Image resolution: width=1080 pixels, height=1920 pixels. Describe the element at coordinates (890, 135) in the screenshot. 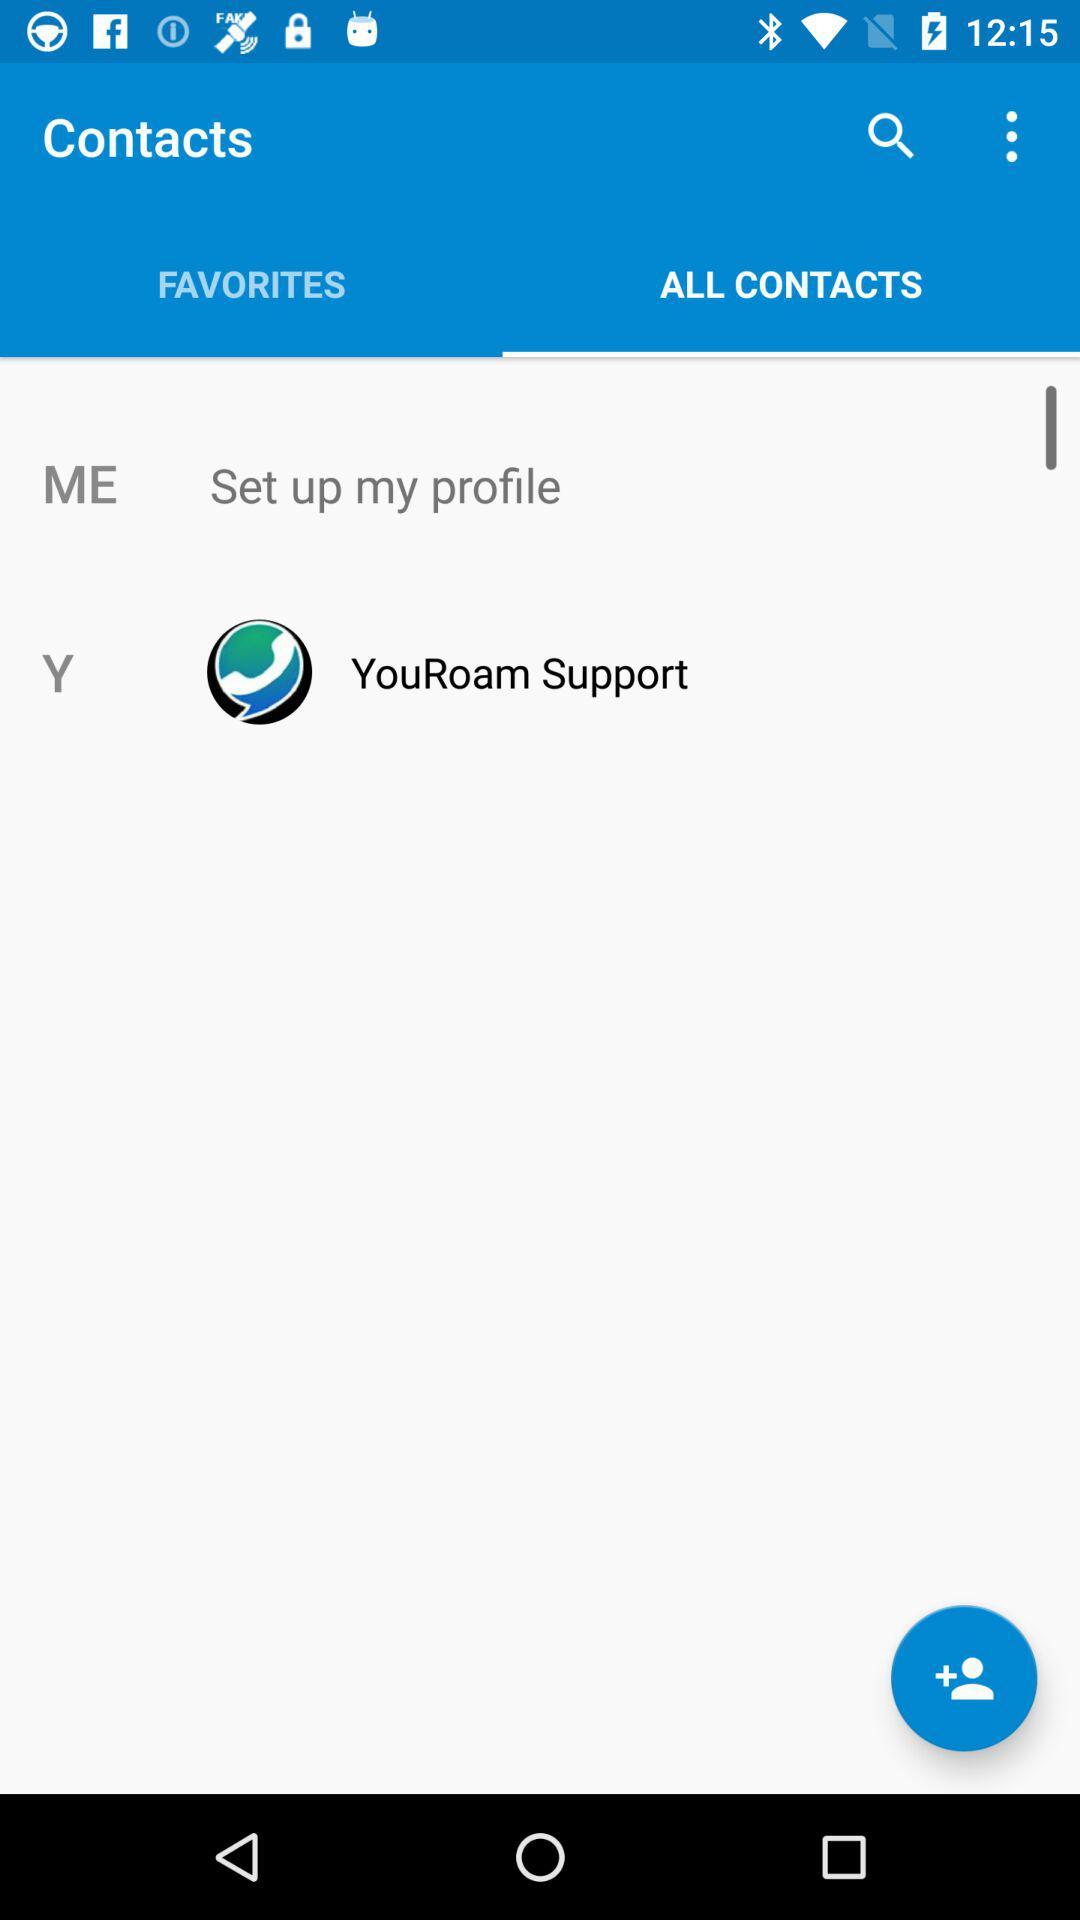

I see `icon to the right of favorites app` at that location.